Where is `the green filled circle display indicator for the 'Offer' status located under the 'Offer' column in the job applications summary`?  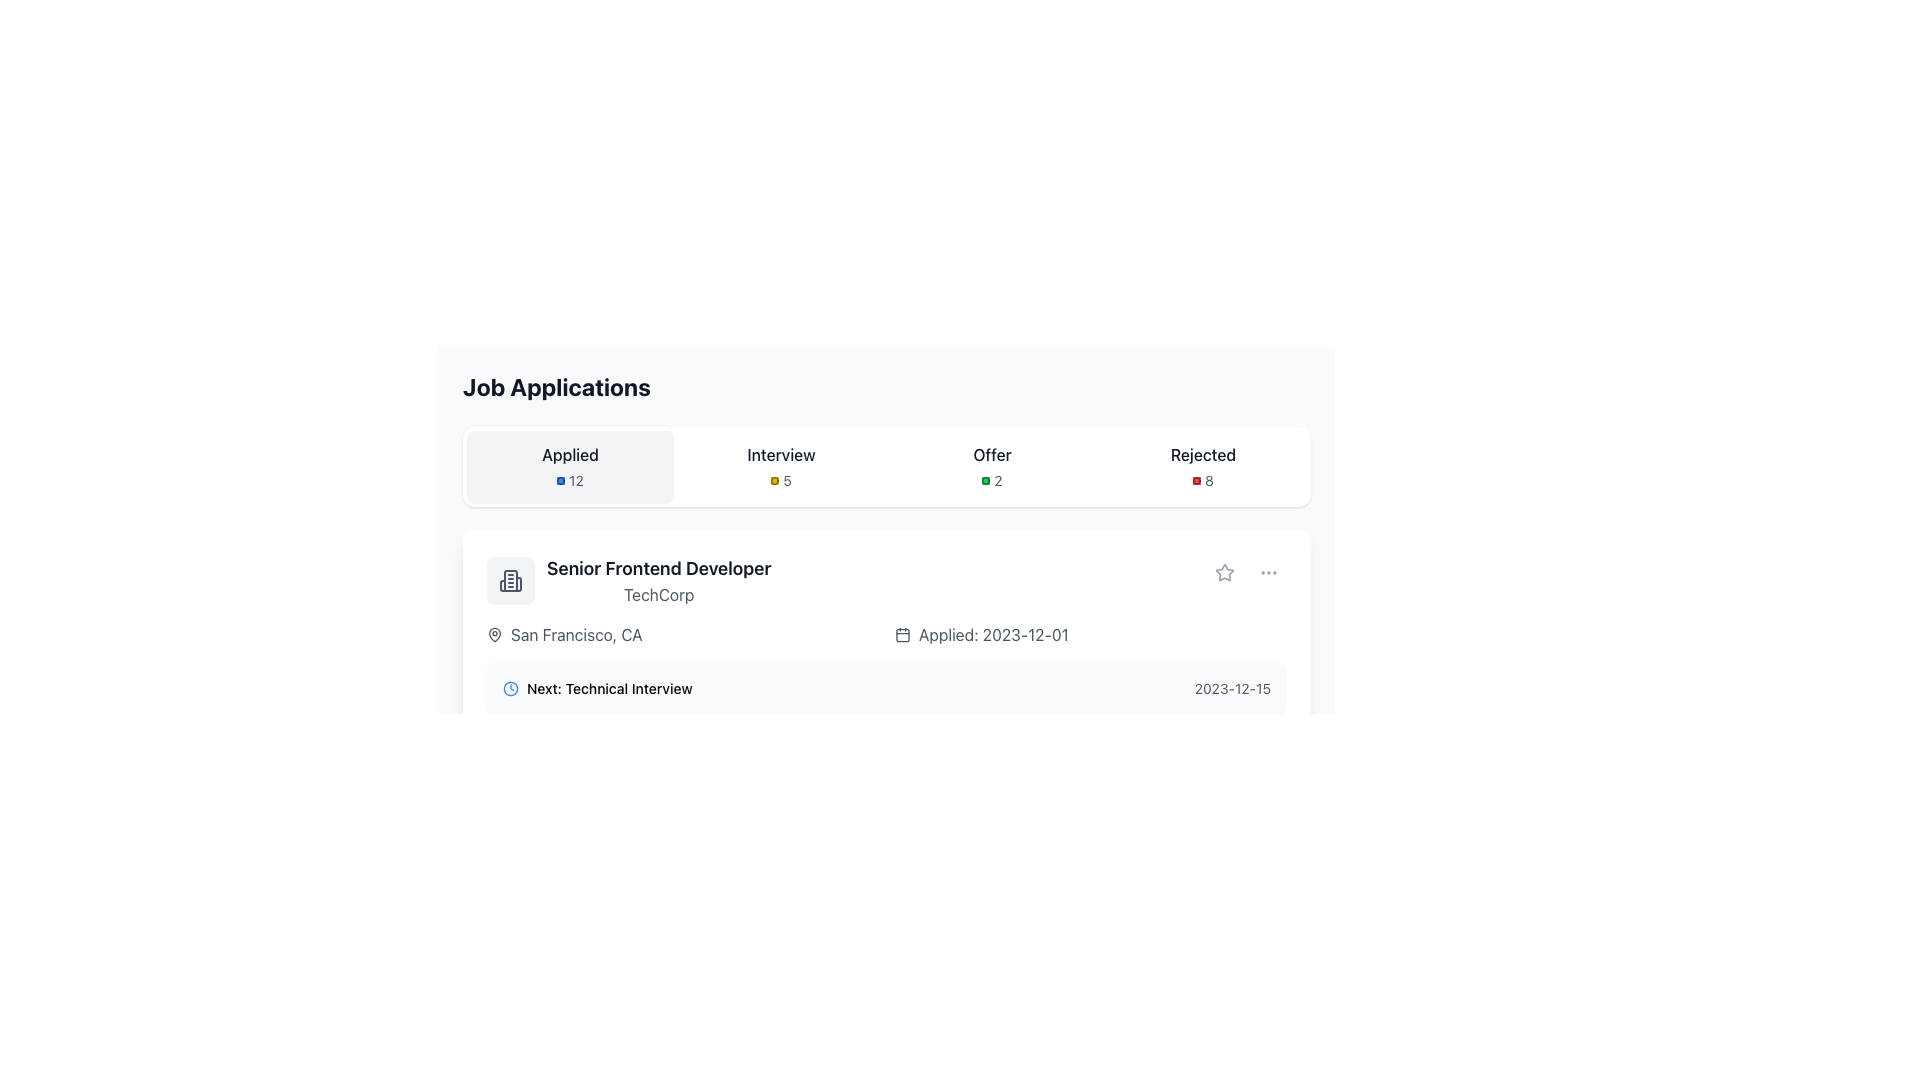 the green filled circle display indicator for the 'Offer' status located under the 'Offer' column in the job applications summary is located at coordinates (992, 481).